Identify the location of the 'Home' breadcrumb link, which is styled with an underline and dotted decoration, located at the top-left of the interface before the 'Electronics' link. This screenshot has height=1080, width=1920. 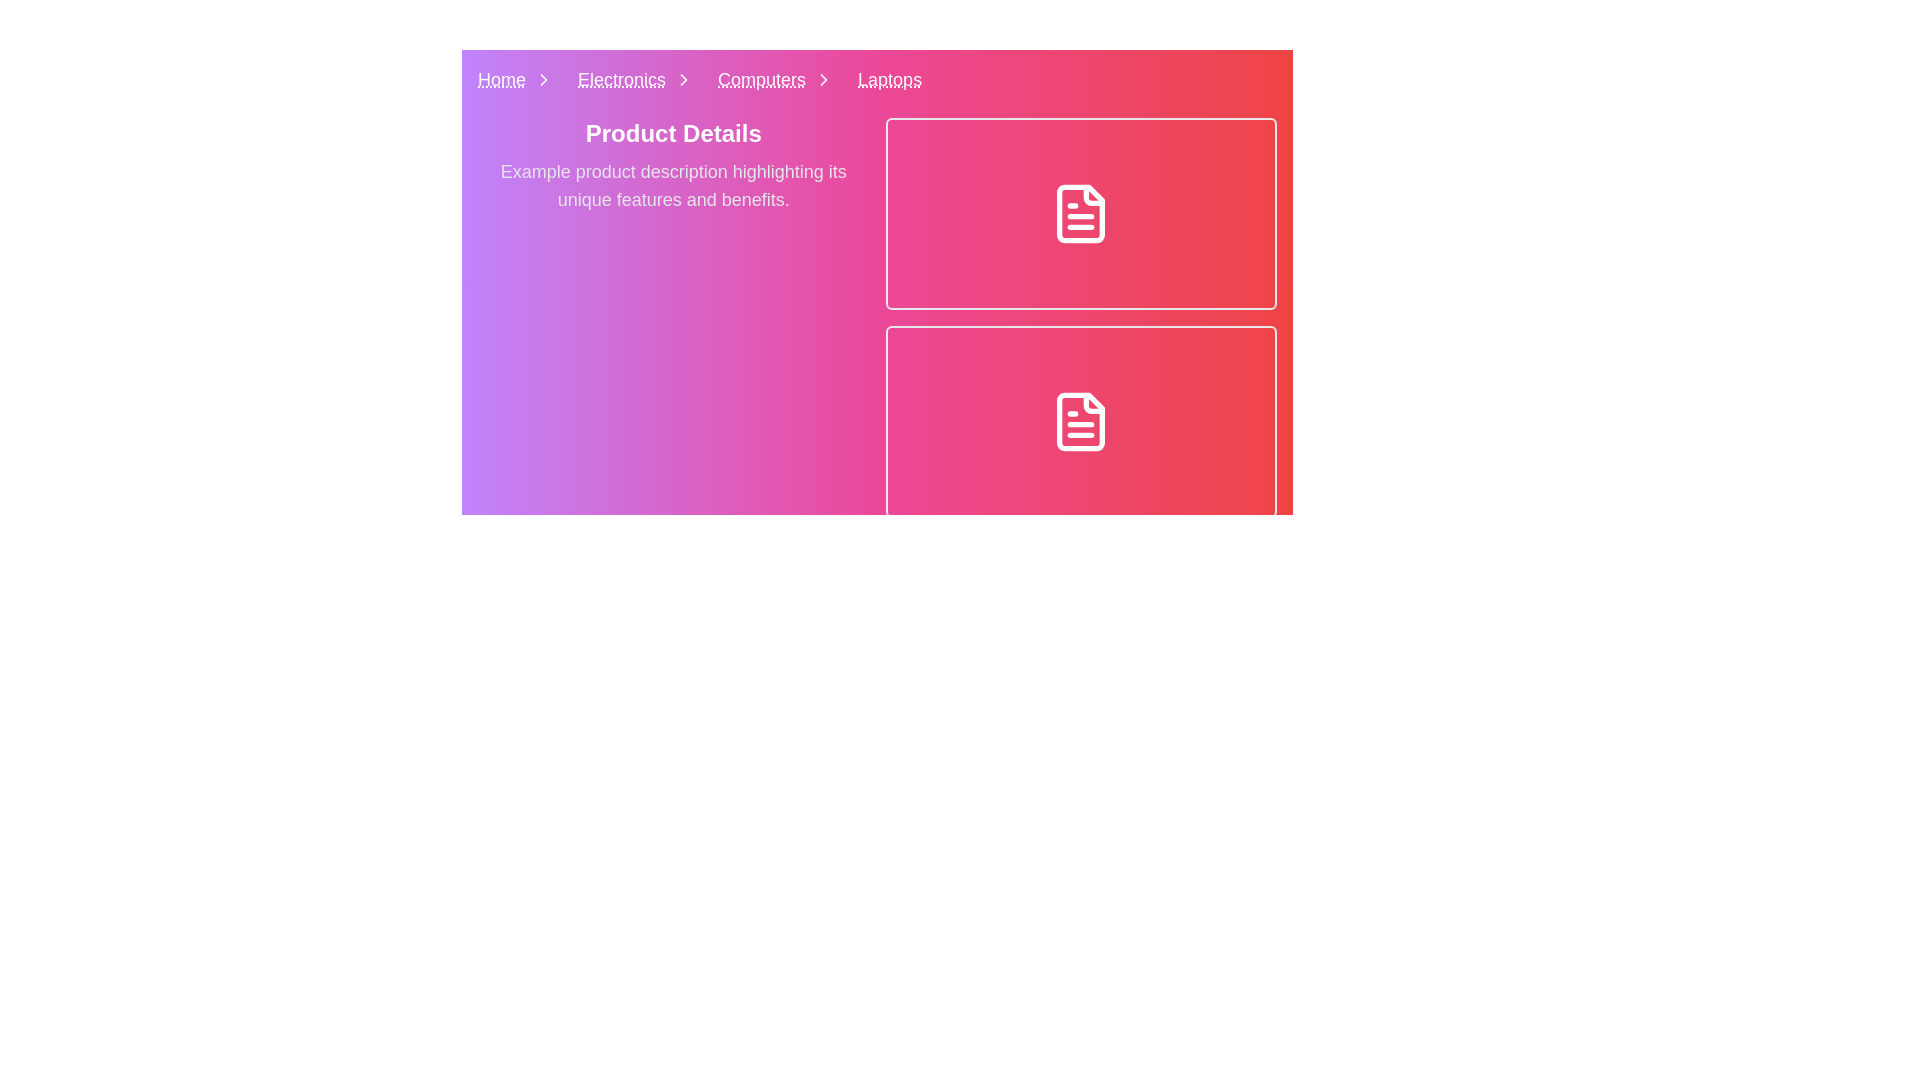
(519, 79).